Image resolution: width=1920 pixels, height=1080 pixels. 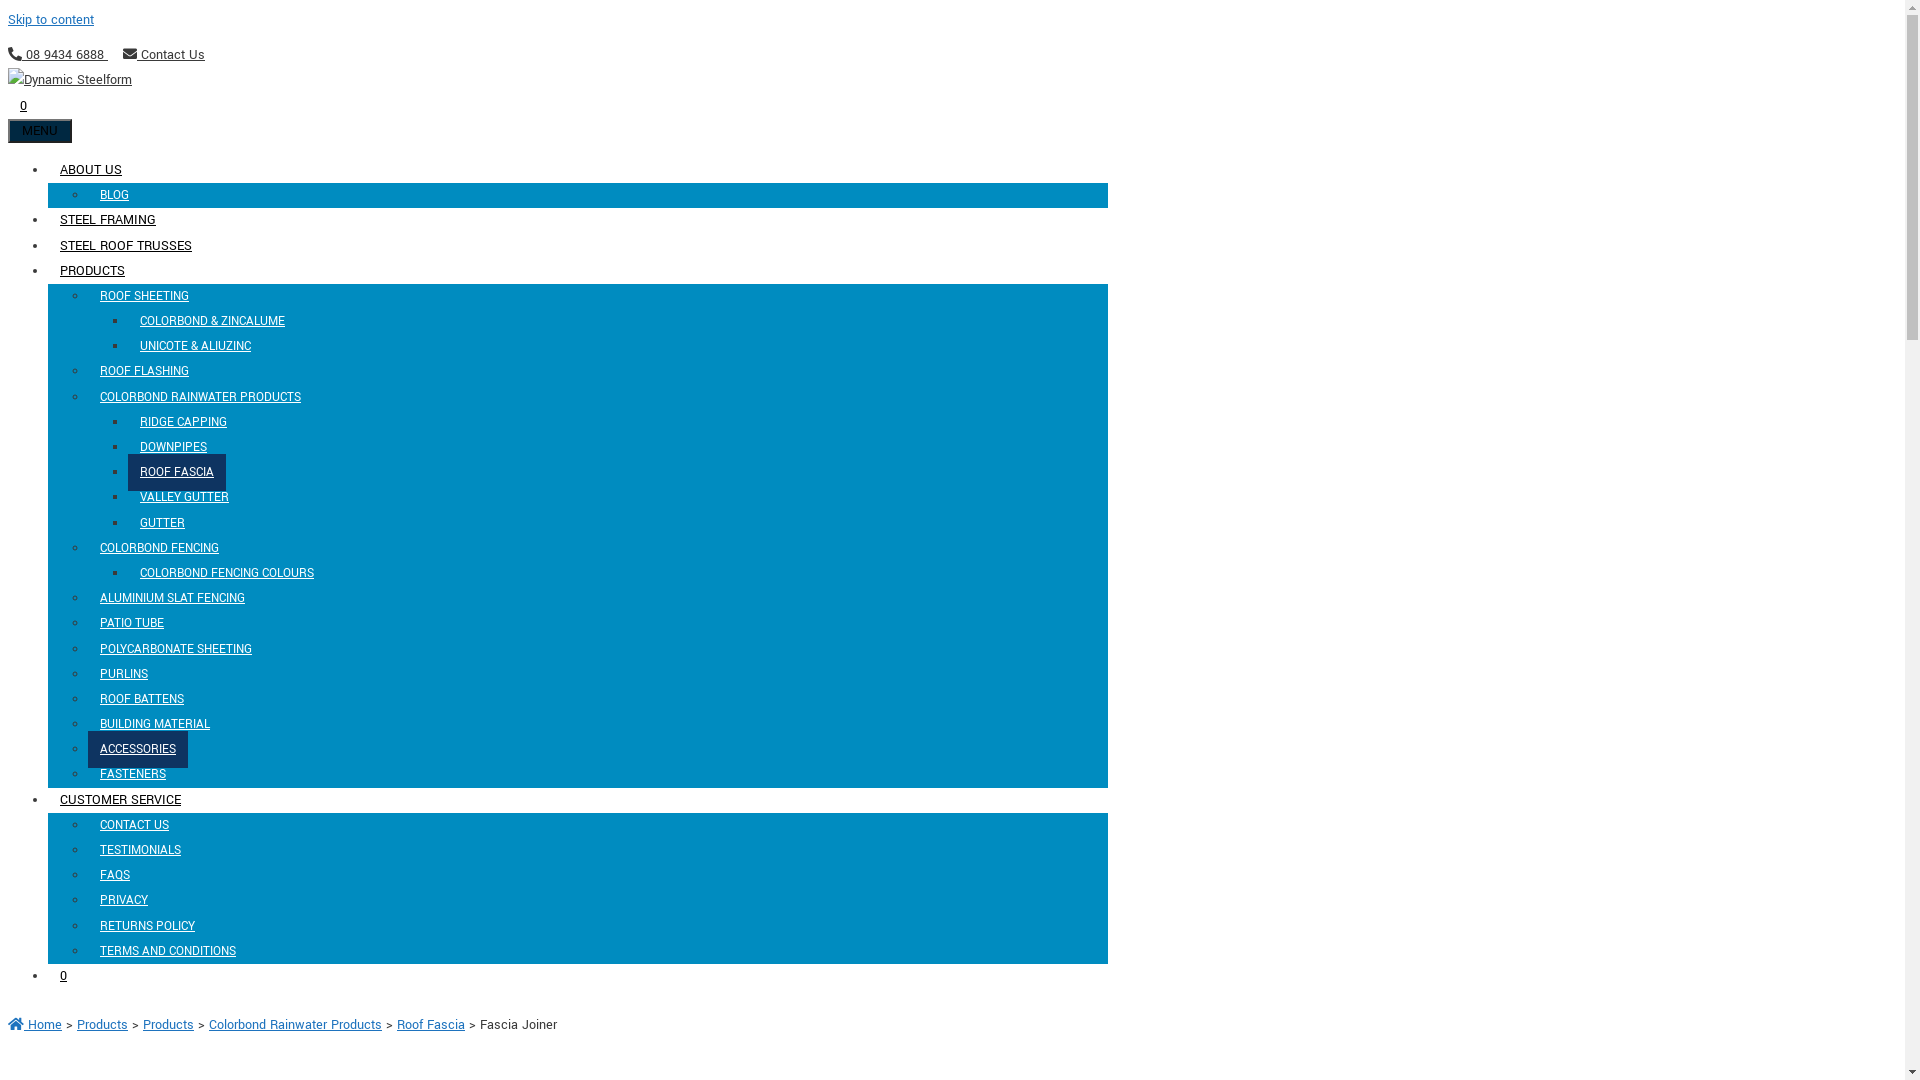 I want to click on 'ABOUT US', so click(x=95, y=168).